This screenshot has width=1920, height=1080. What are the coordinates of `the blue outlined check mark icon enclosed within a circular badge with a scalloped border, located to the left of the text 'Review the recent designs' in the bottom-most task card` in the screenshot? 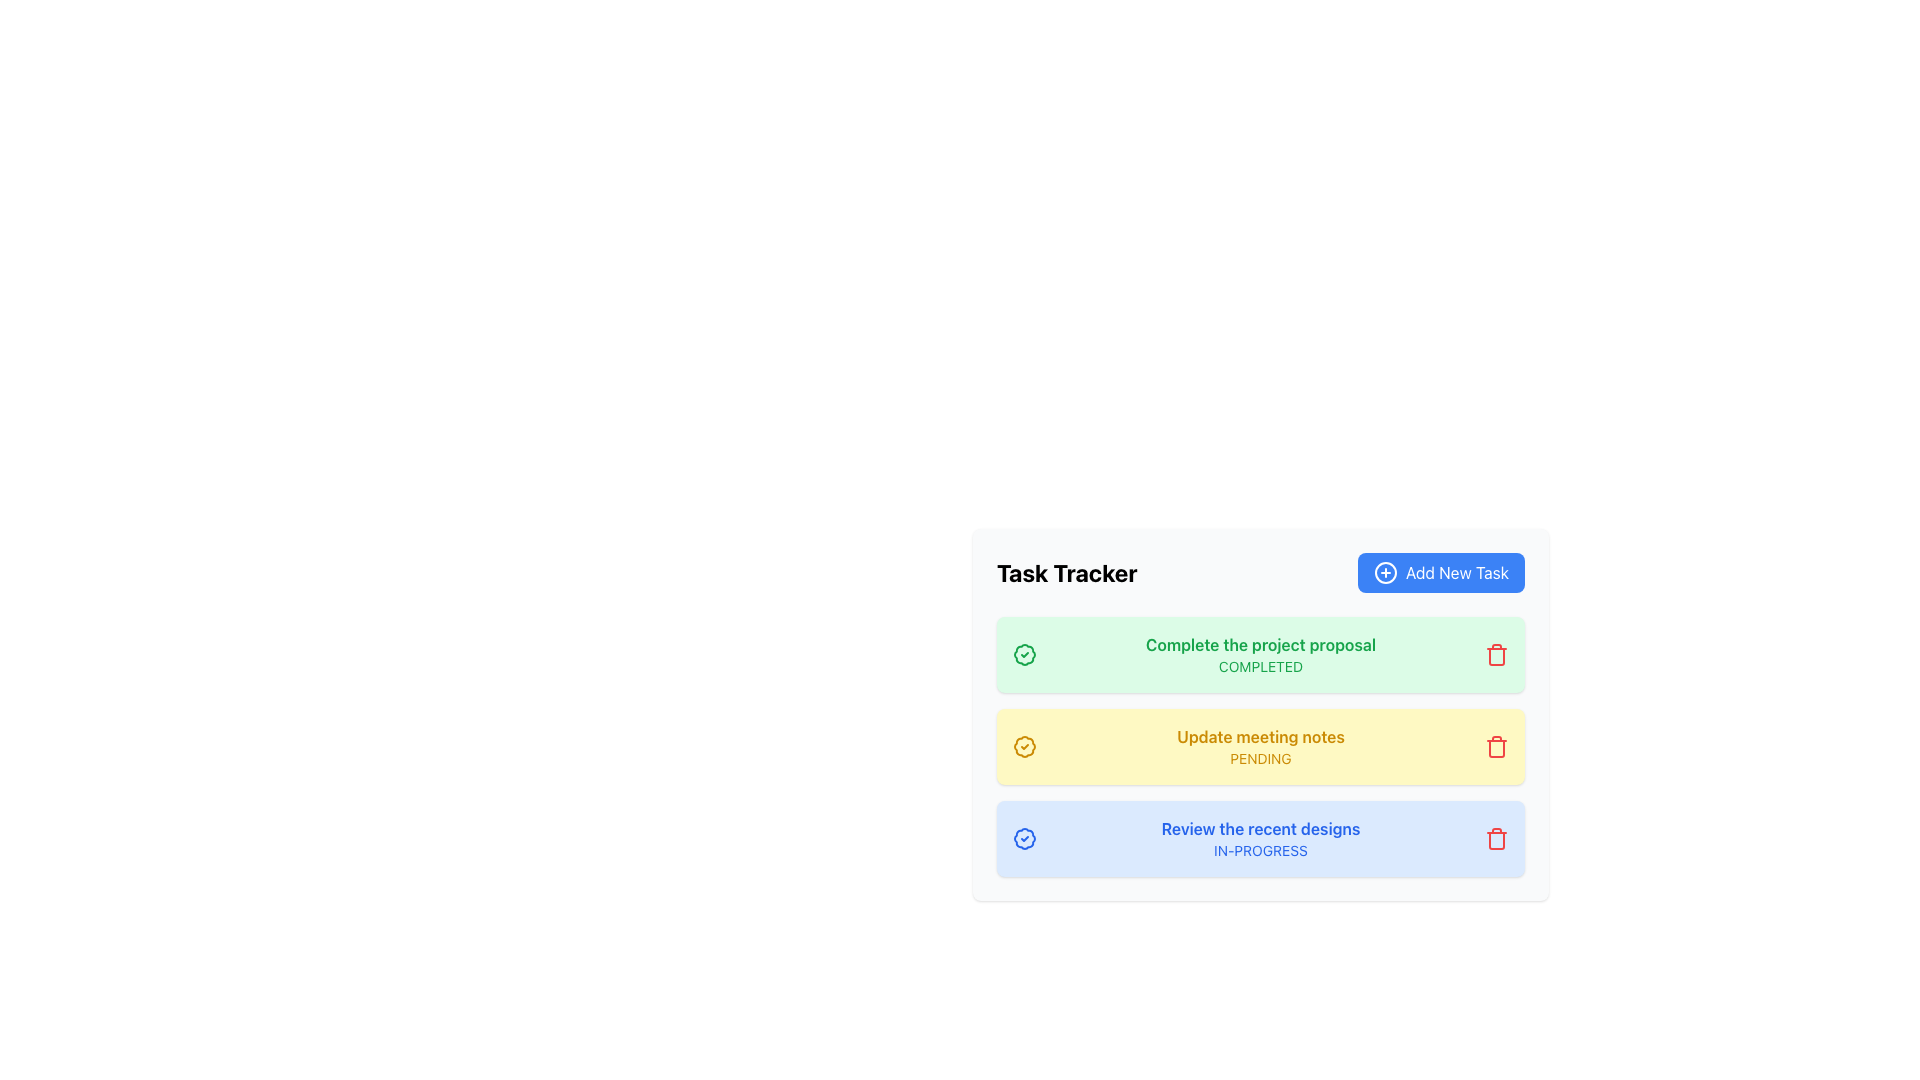 It's located at (1025, 839).